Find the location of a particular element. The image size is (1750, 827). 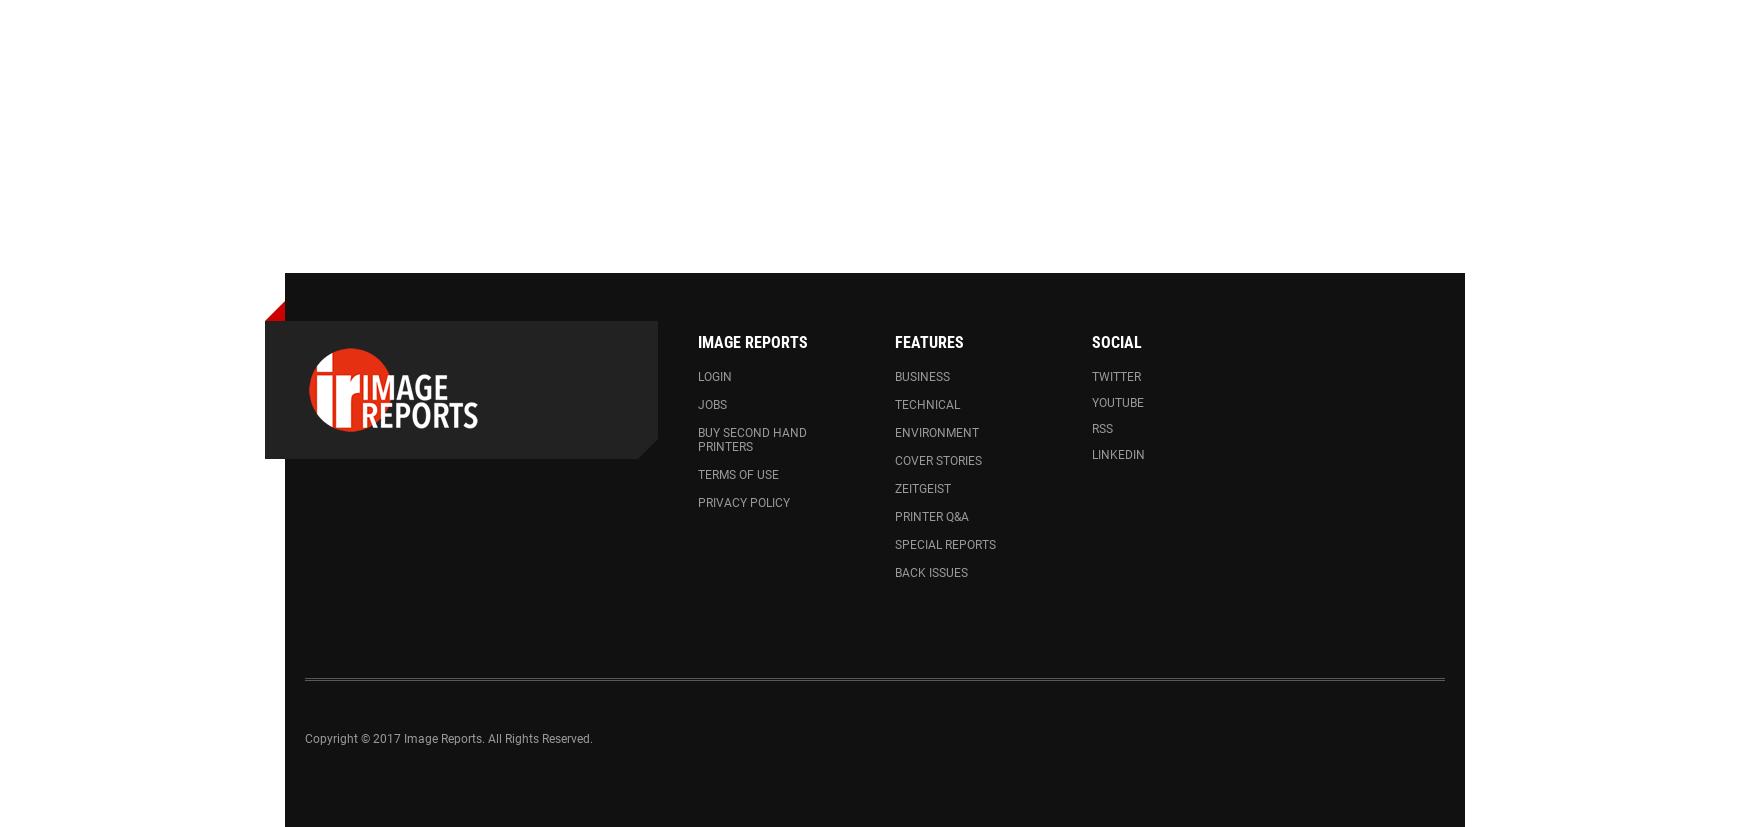

'LinkedIn' is located at coordinates (1117, 455).